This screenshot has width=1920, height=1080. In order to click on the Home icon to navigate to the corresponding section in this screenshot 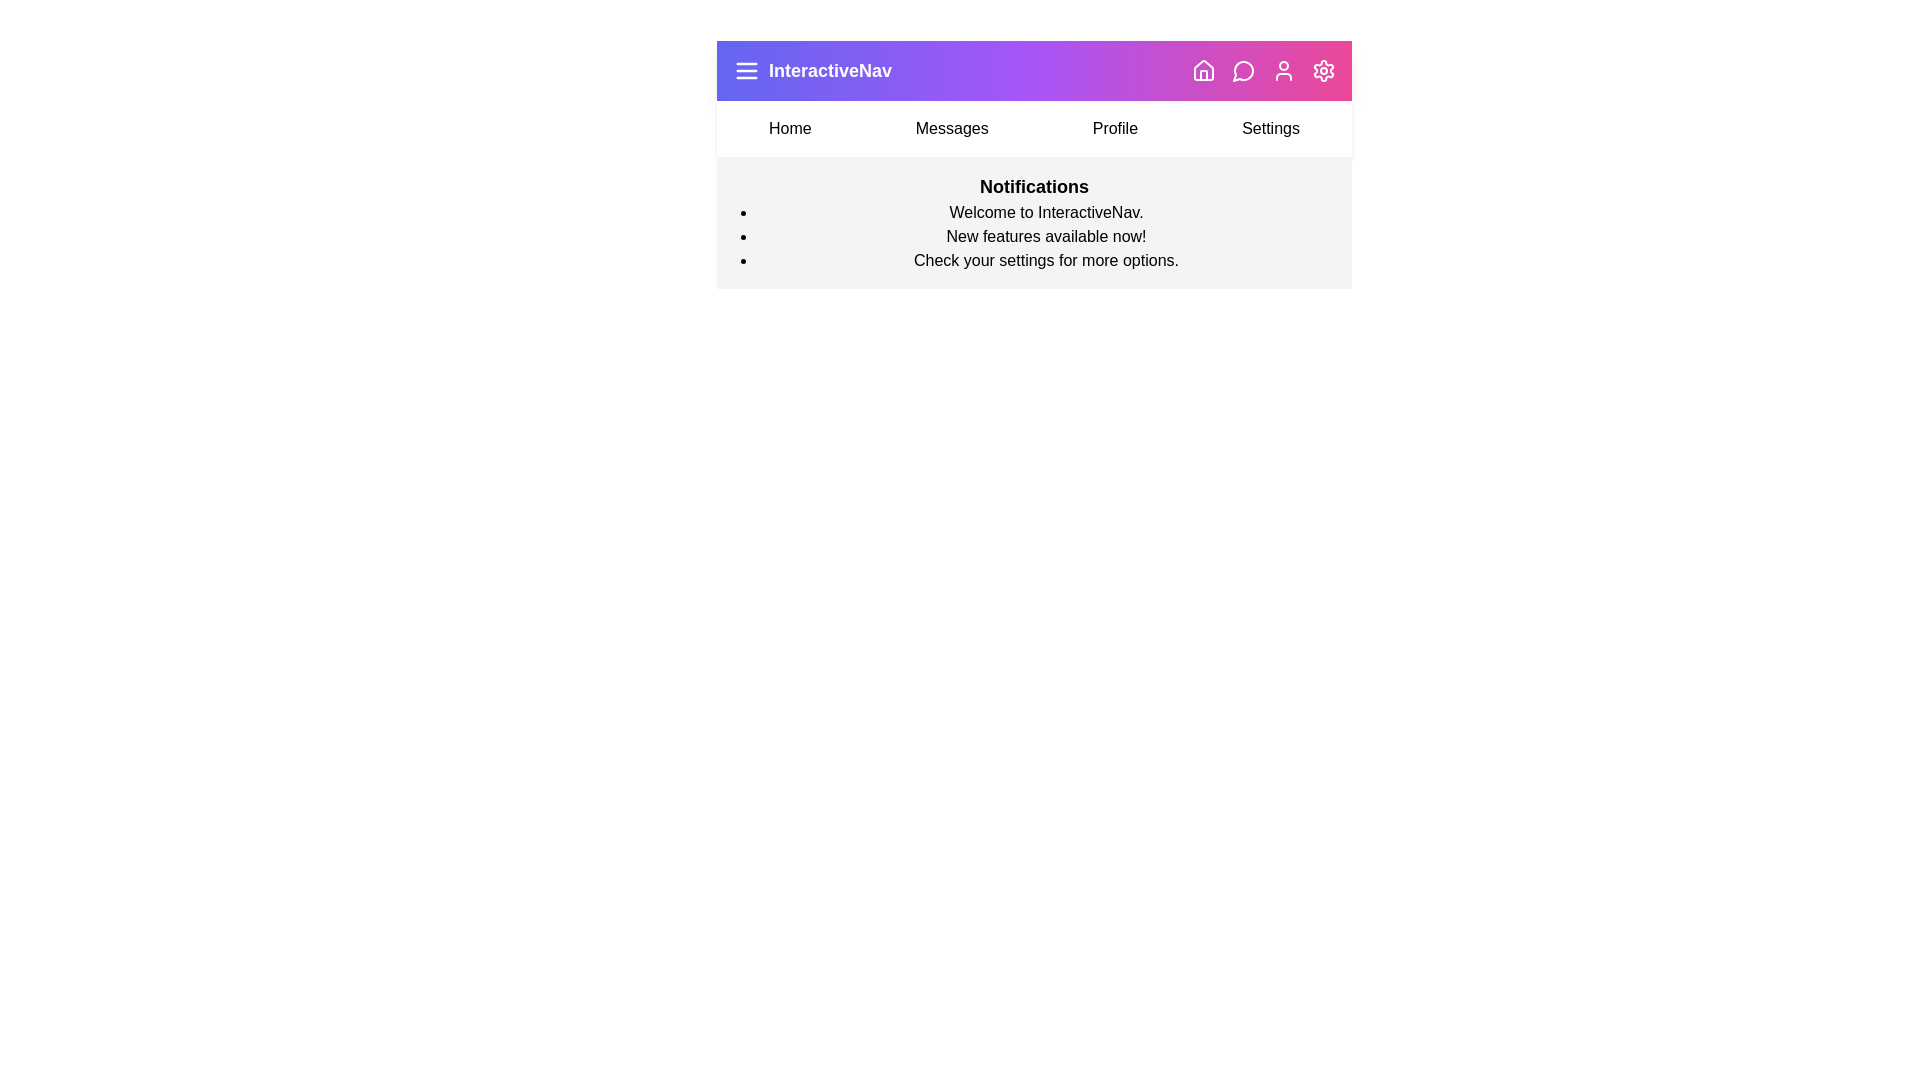, I will do `click(1203, 69)`.